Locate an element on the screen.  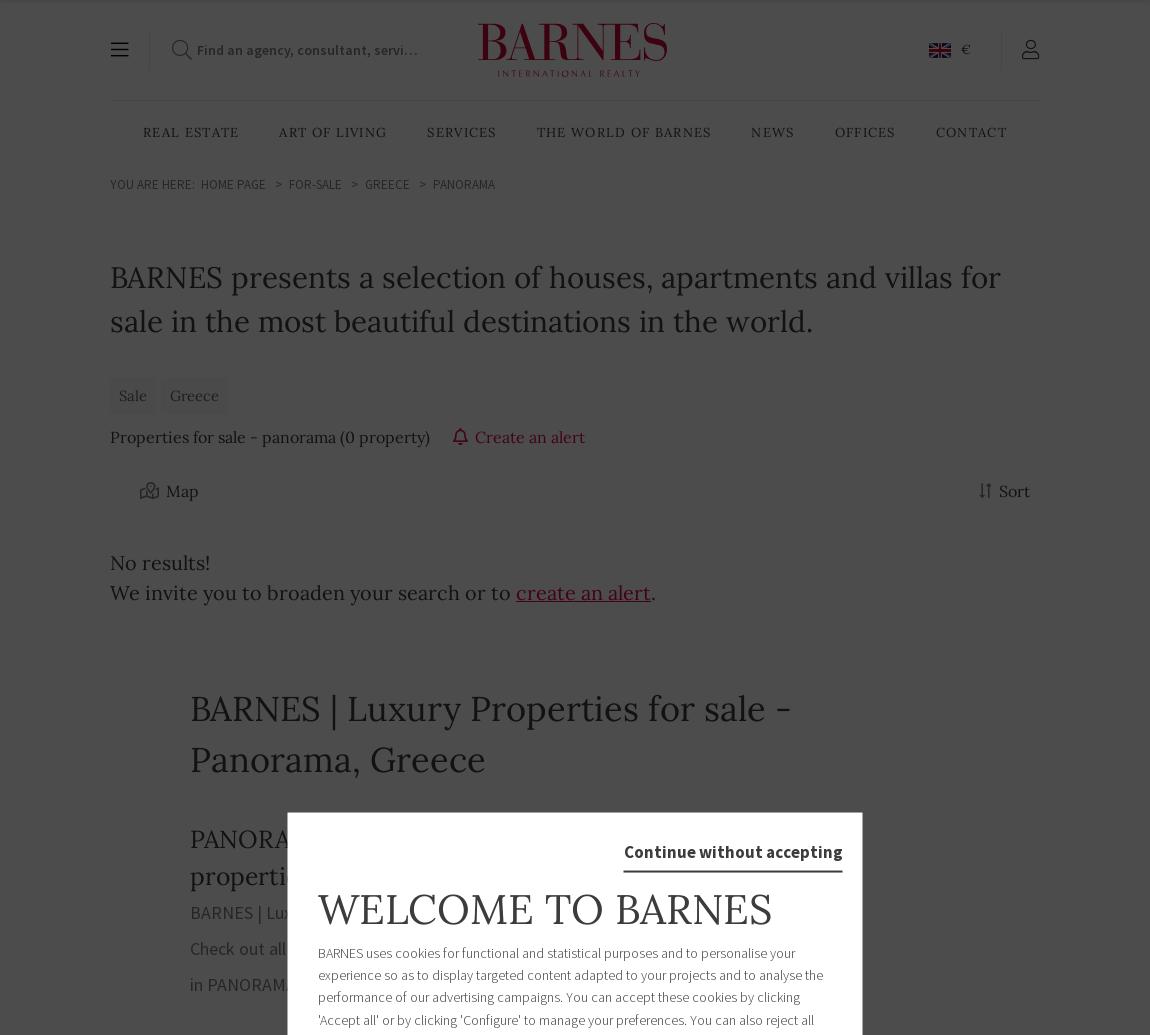
'For-sale' is located at coordinates (315, 184).